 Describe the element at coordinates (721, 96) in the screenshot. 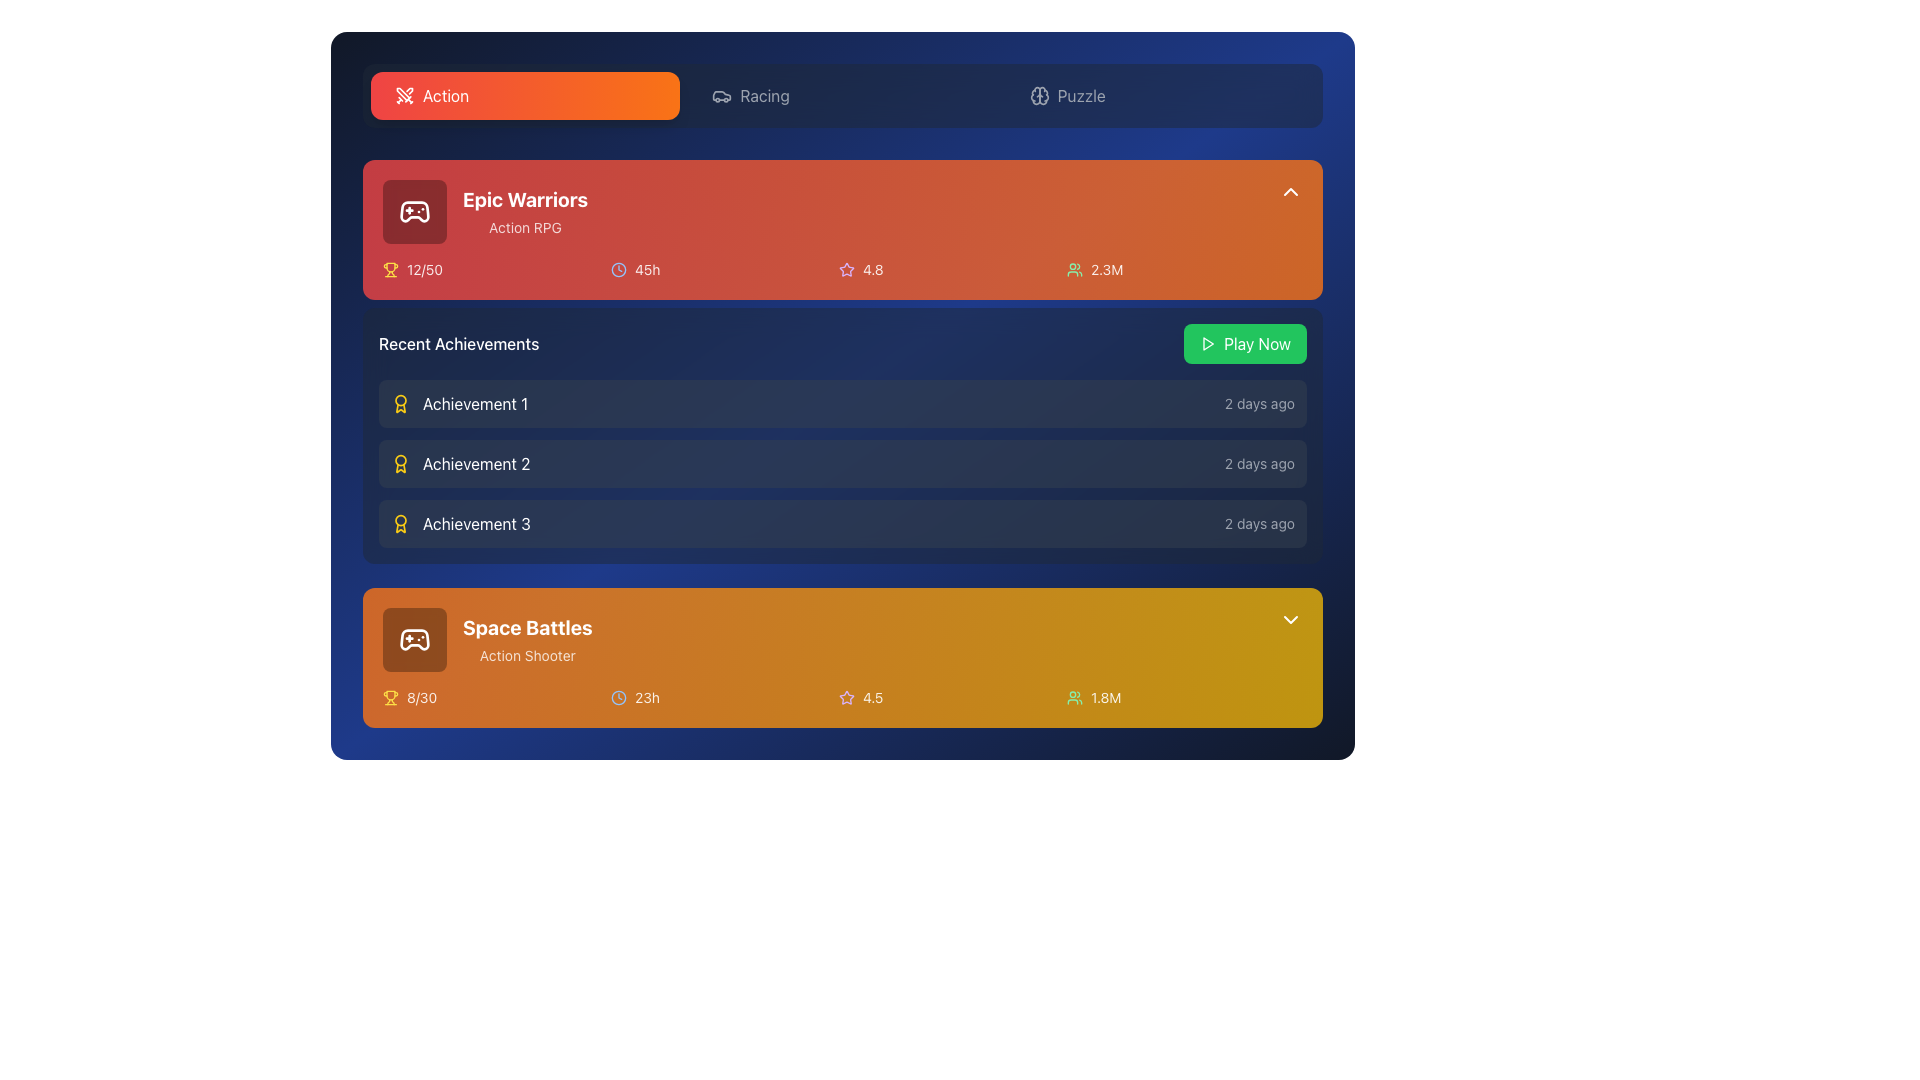

I see `the car icon in the 'Racing' tab of the top navigation bar, which is visually distinctive with a stroke outline and rounded corners` at that location.